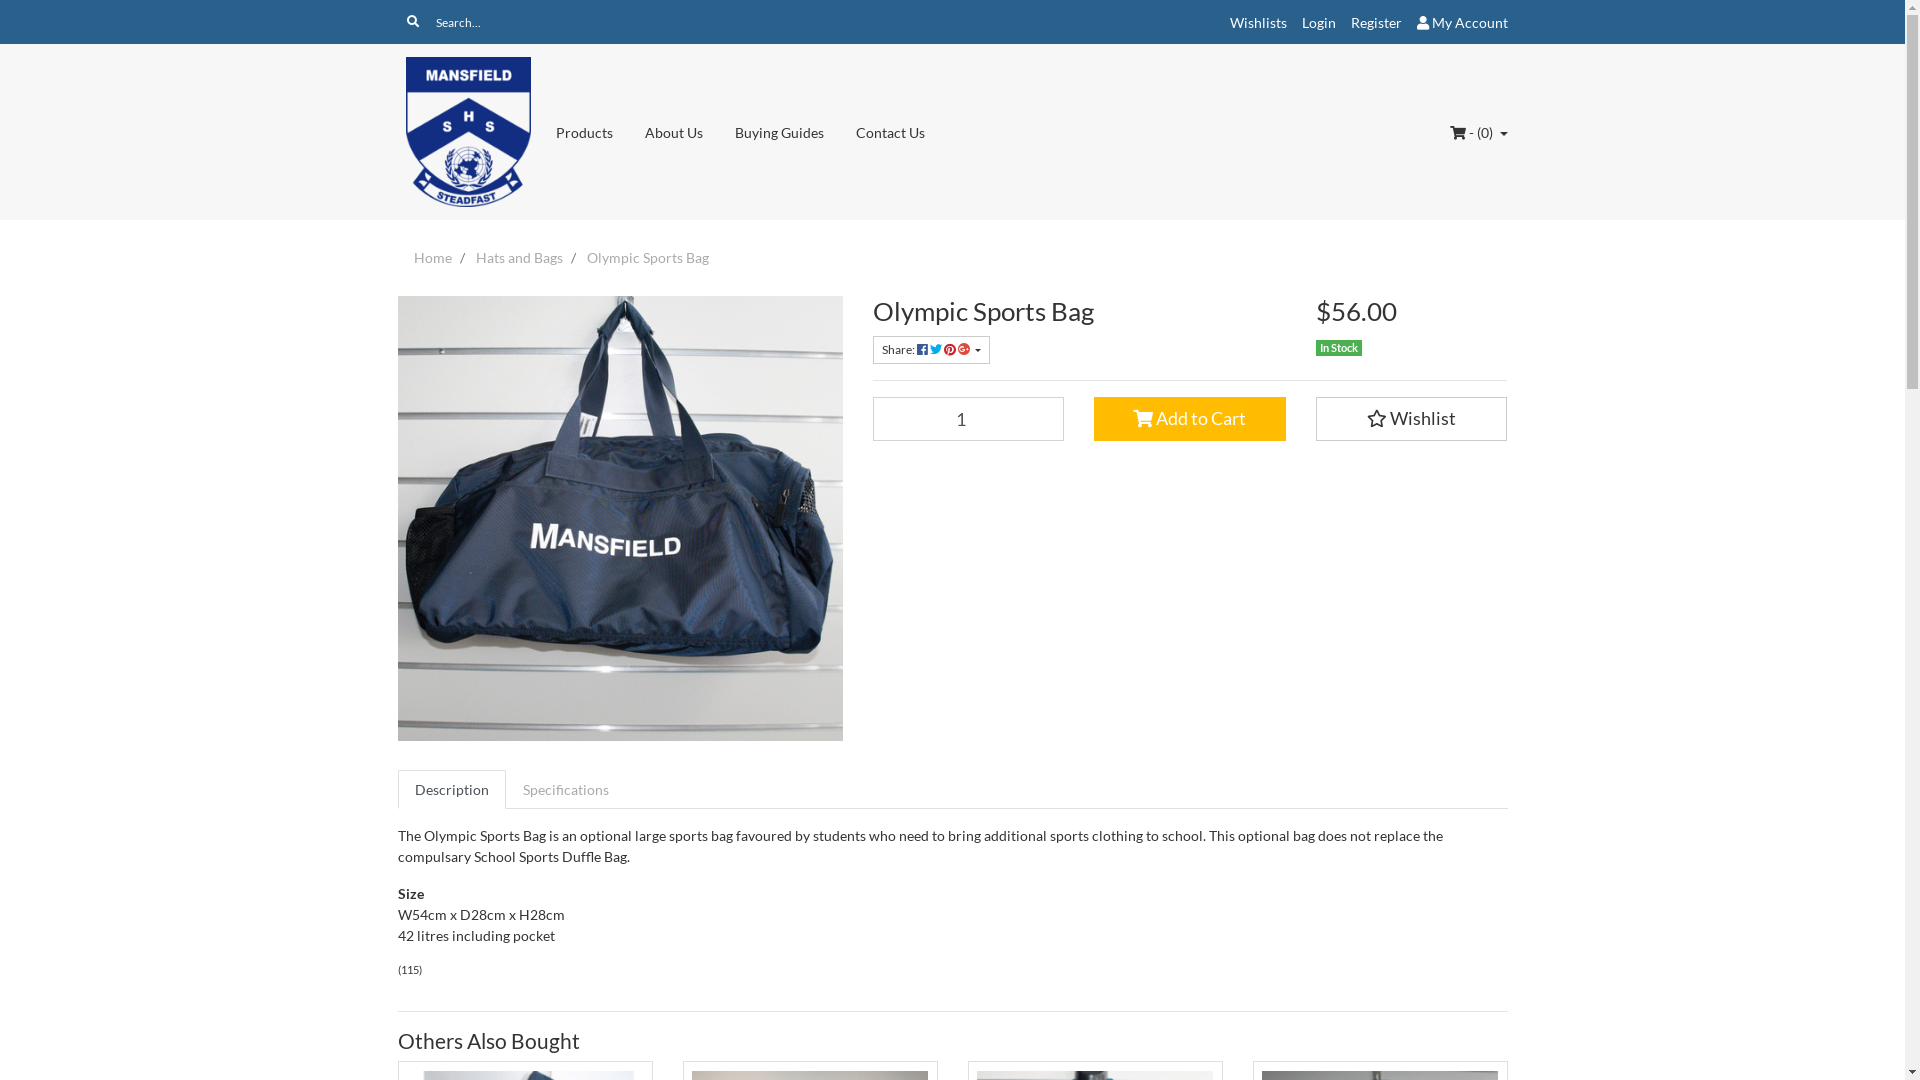 This screenshot has width=1920, height=1080. What do you see at coordinates (1410, 418) in the screenshot?
I see `'Wishlist'` at bounding box center [1410, 418].